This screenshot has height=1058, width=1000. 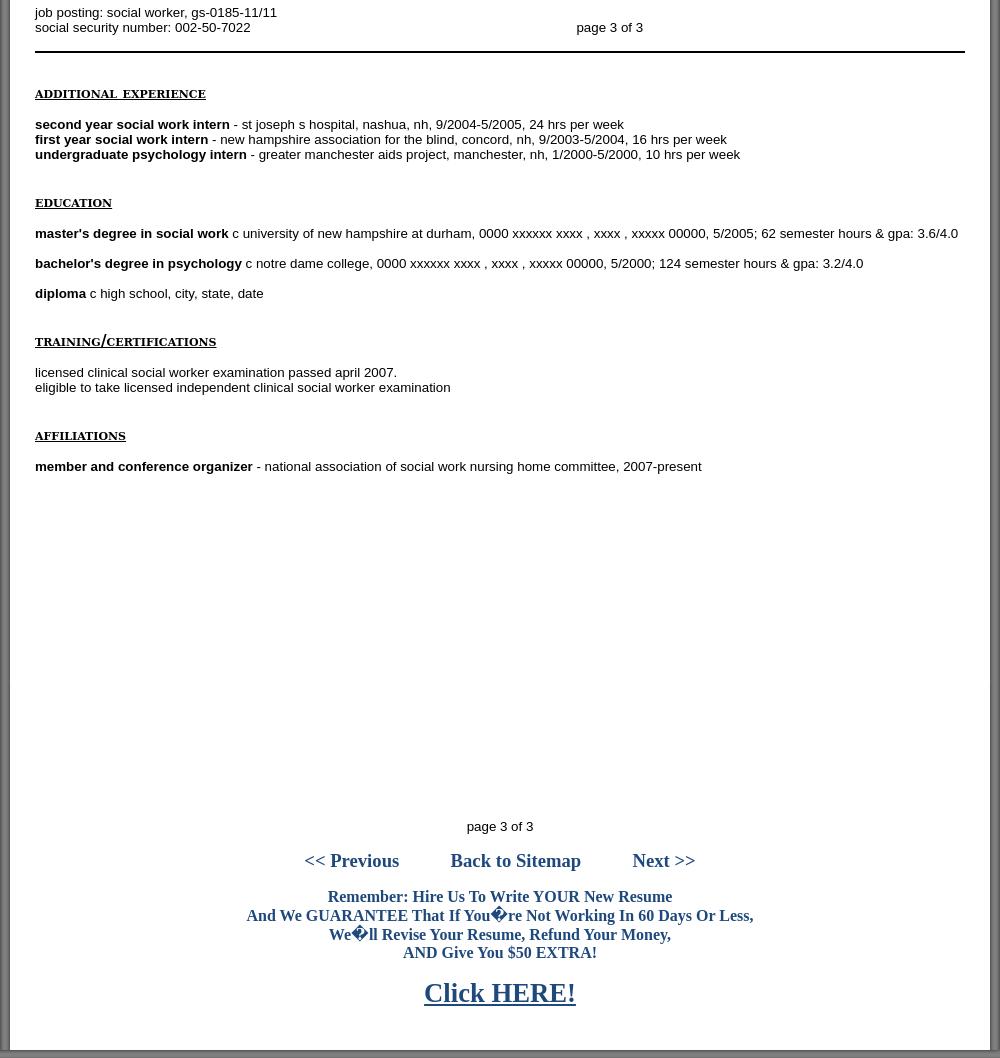 What do you see at coordinates (498, 934) in the screenshot?
I see `'We�ll Revise Your Resume, Refund Your Money,'` at bounding box center [498, 934].